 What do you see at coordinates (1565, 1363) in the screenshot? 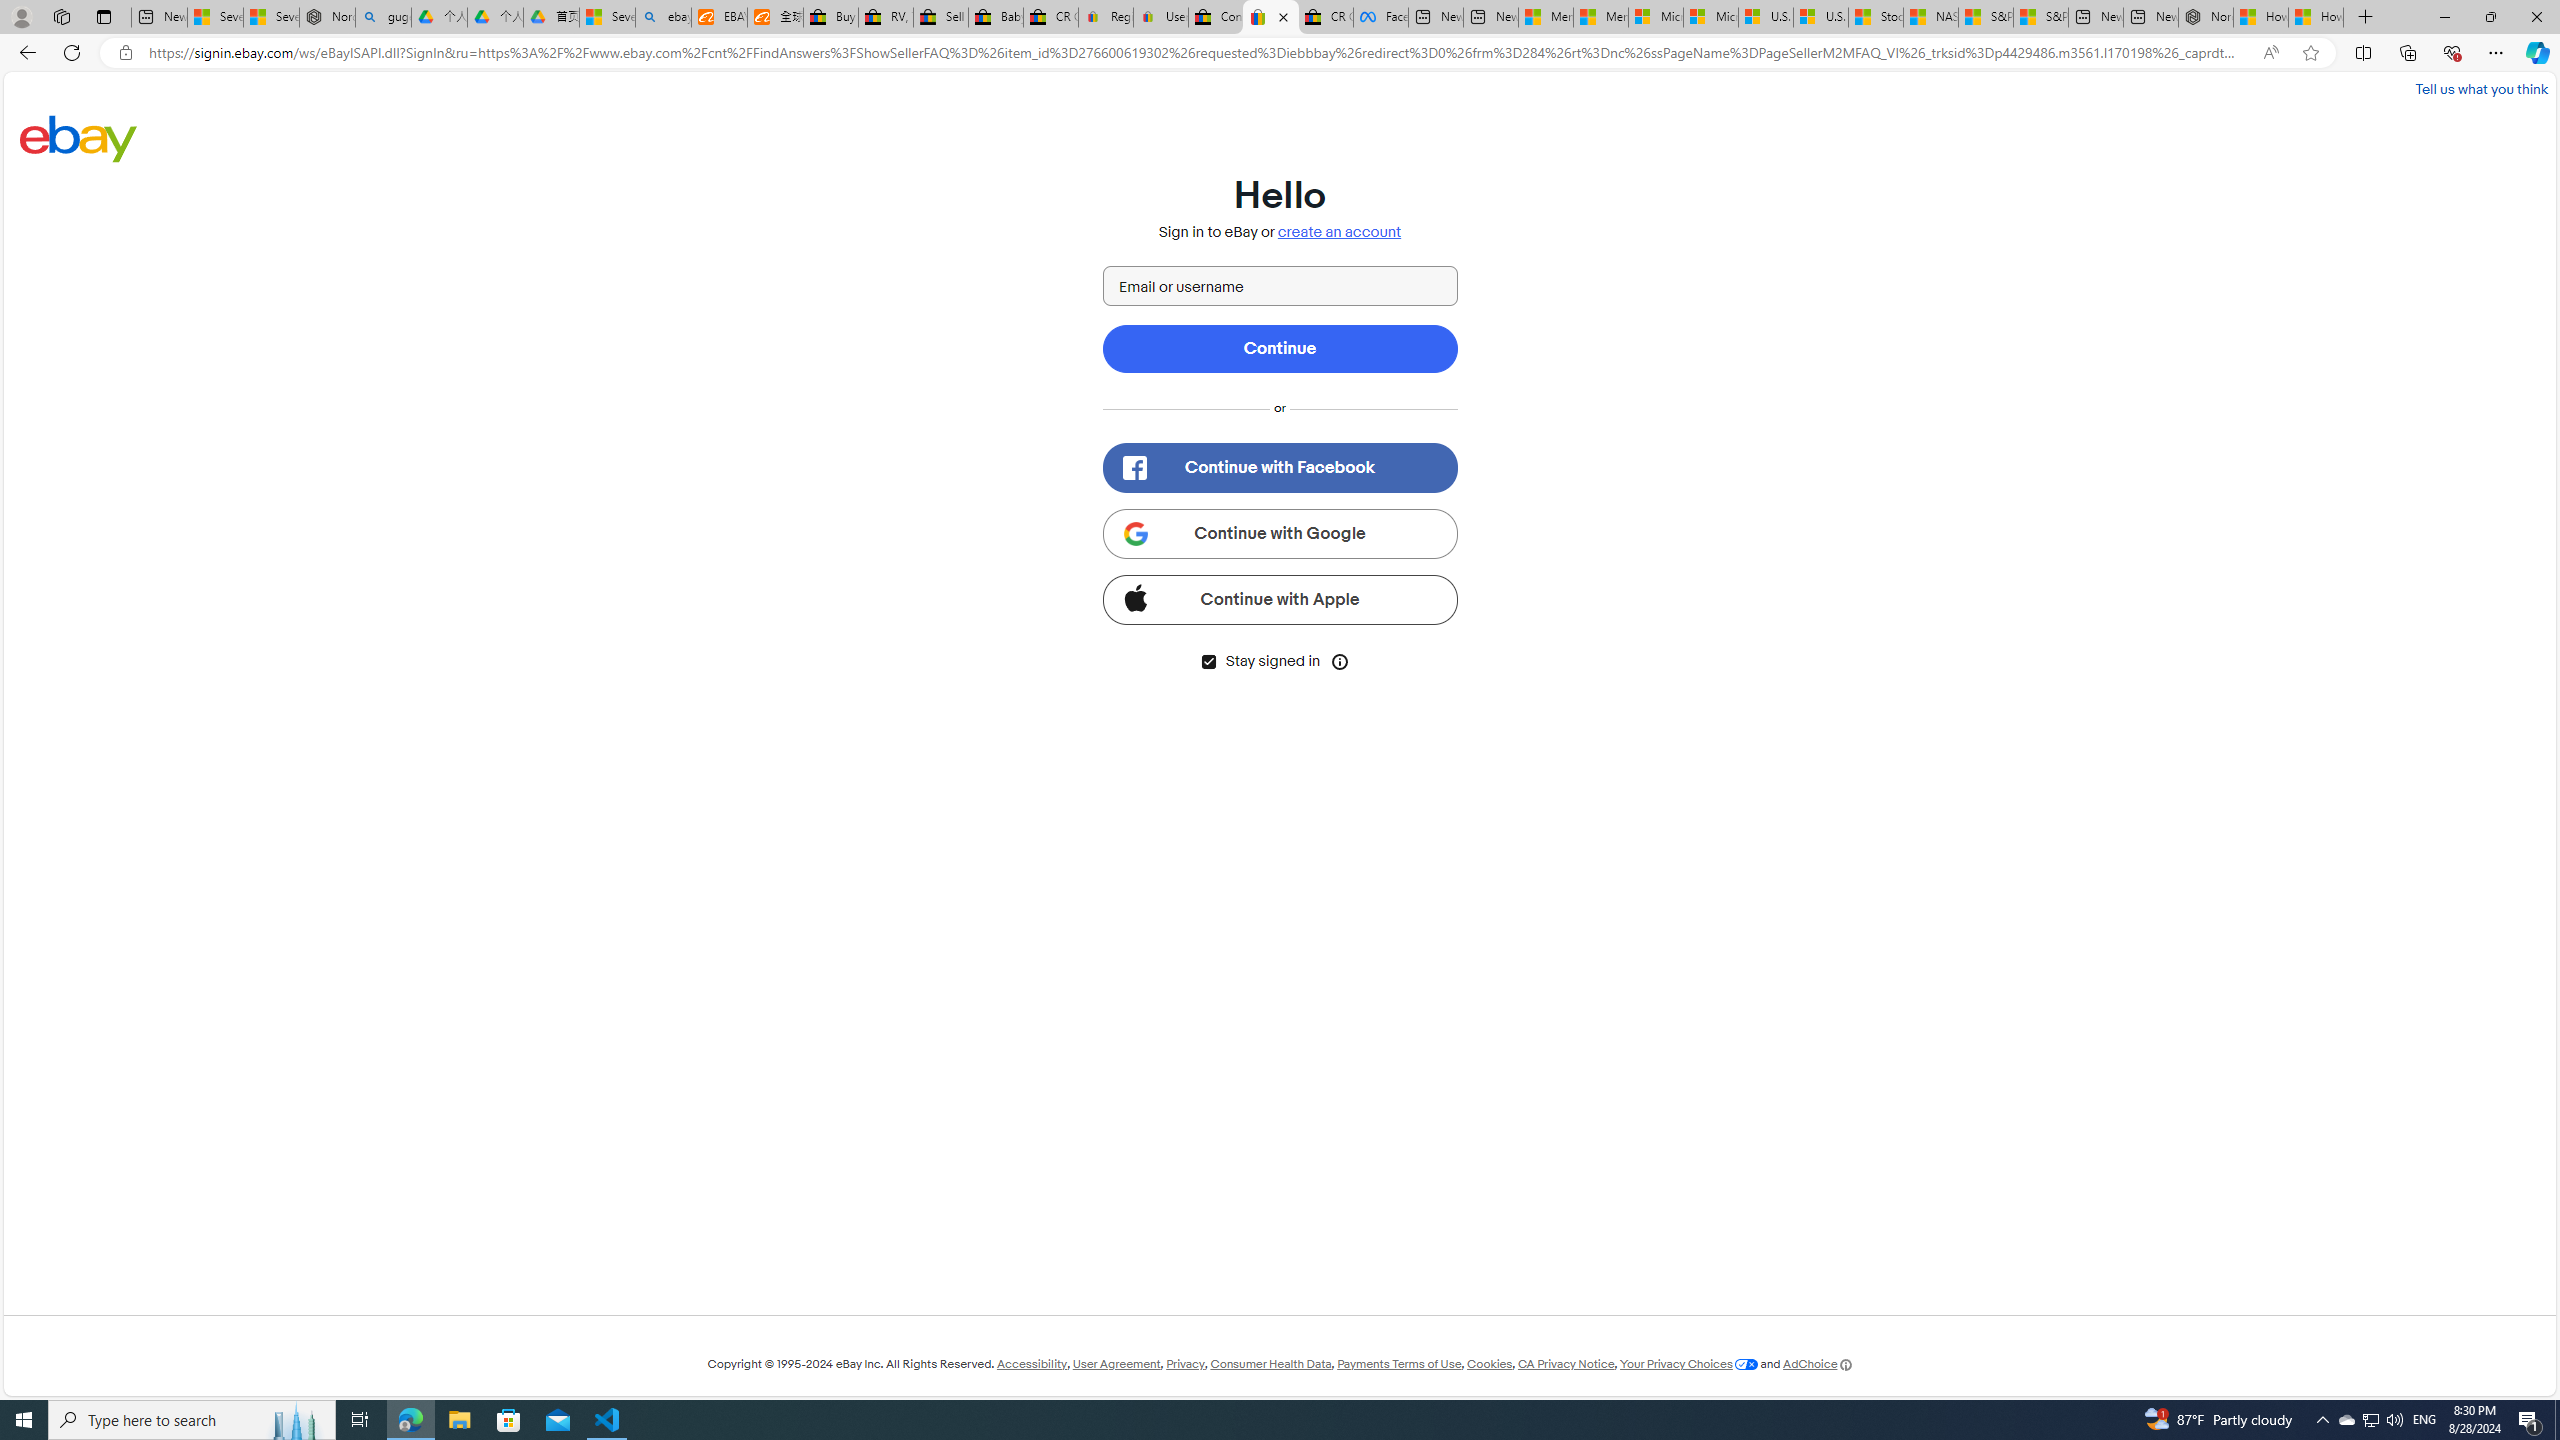
I see `'CA Privacy Notice'` at bounding box center [1565, 1363].